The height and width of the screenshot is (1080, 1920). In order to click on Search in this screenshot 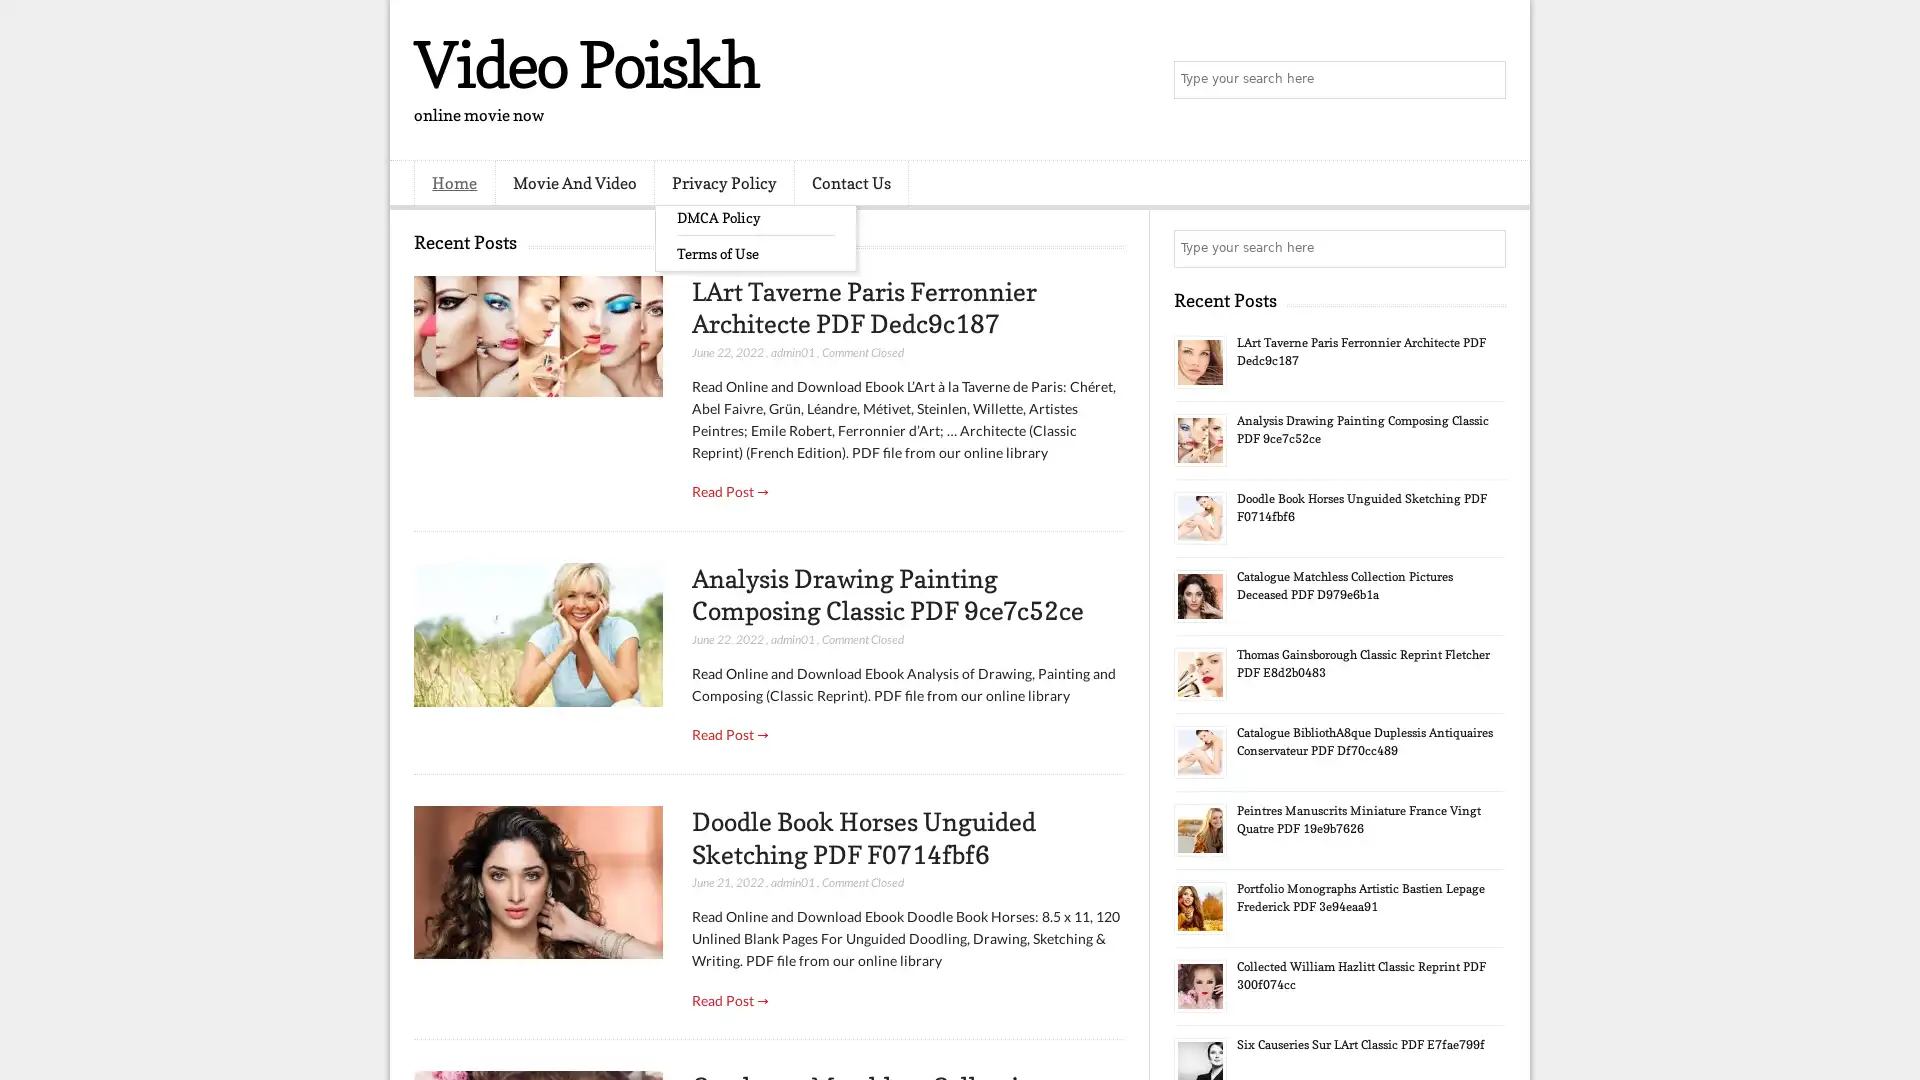, I will do `click(1485, 248)`.